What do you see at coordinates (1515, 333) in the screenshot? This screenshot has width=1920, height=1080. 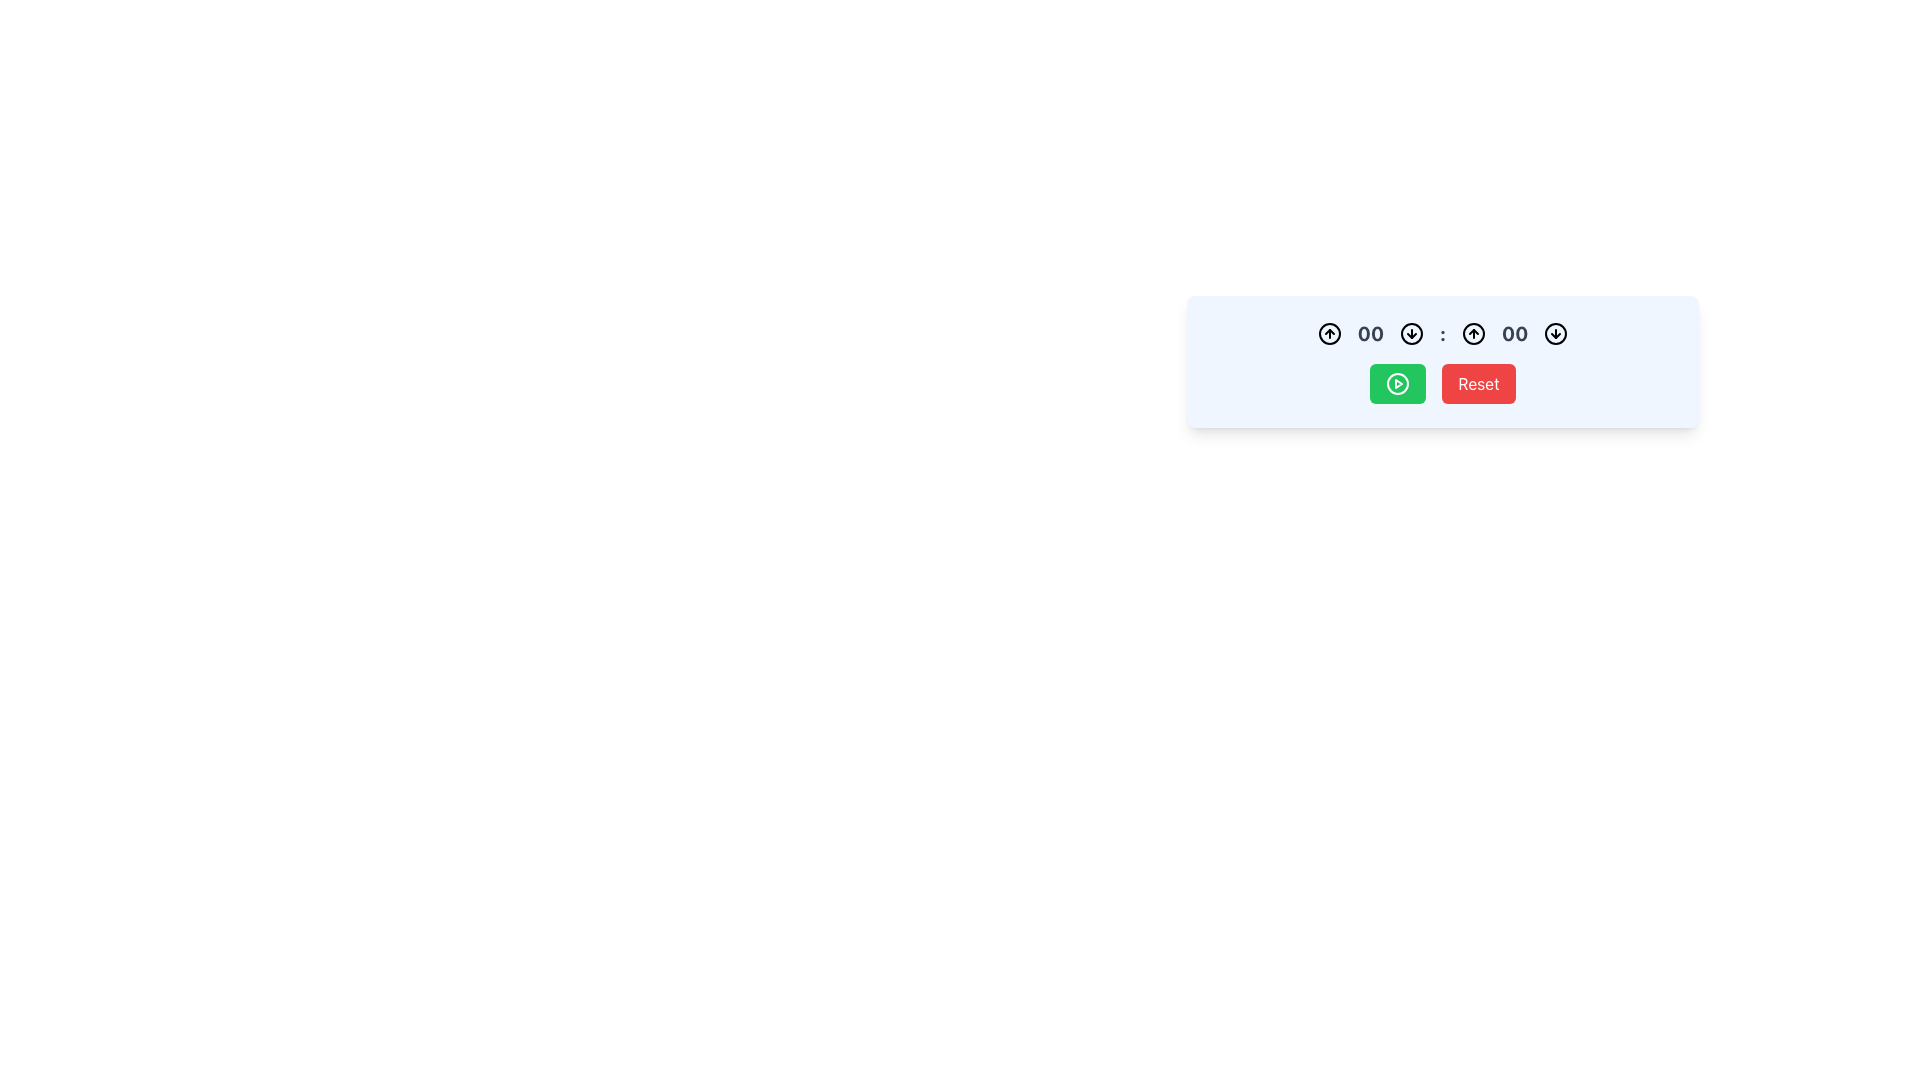 I see `the bolded numeric text '00' displayed in large gray font, which is the last numeric value in the time-like format '00:00', located to the right of the colon and neighboring control buttons` at bounding box center [1515, 333].